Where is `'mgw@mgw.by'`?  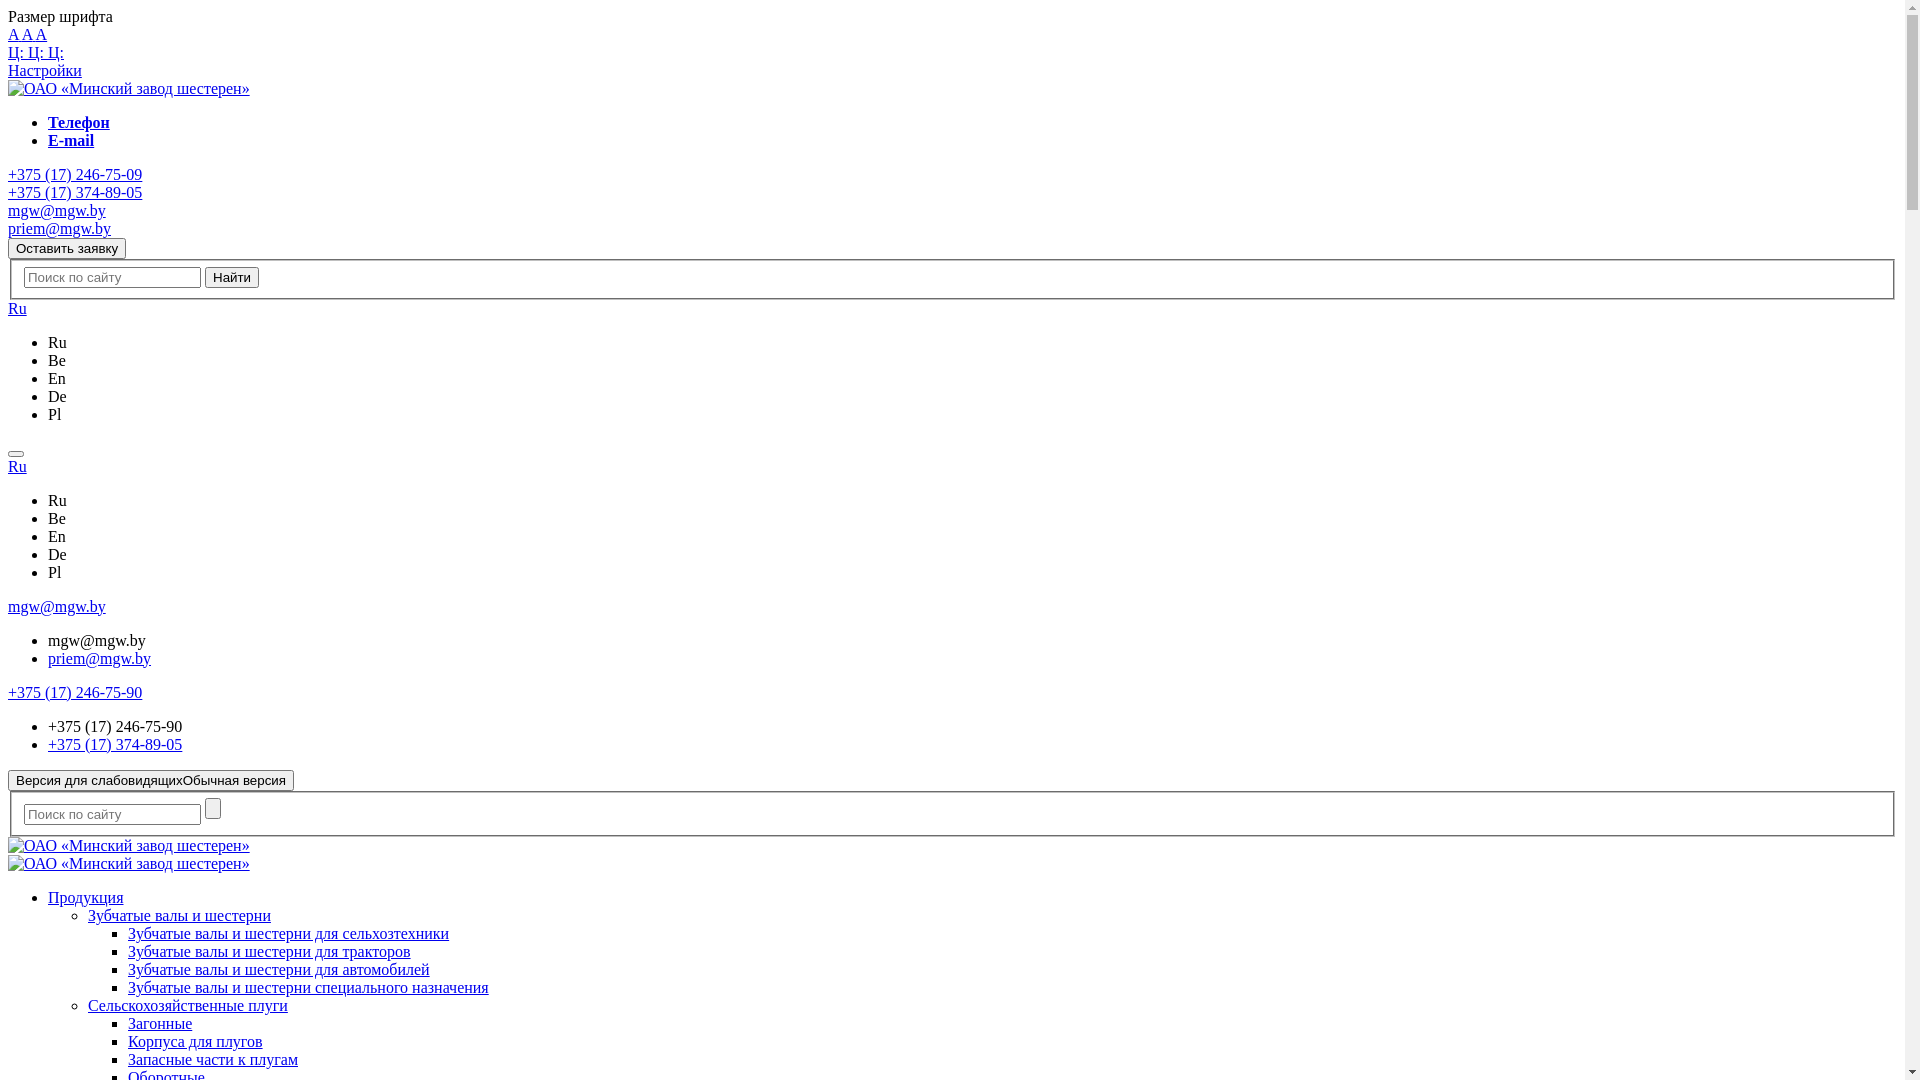
'mgw@mgw.by' is located at coordinates (57, 605).